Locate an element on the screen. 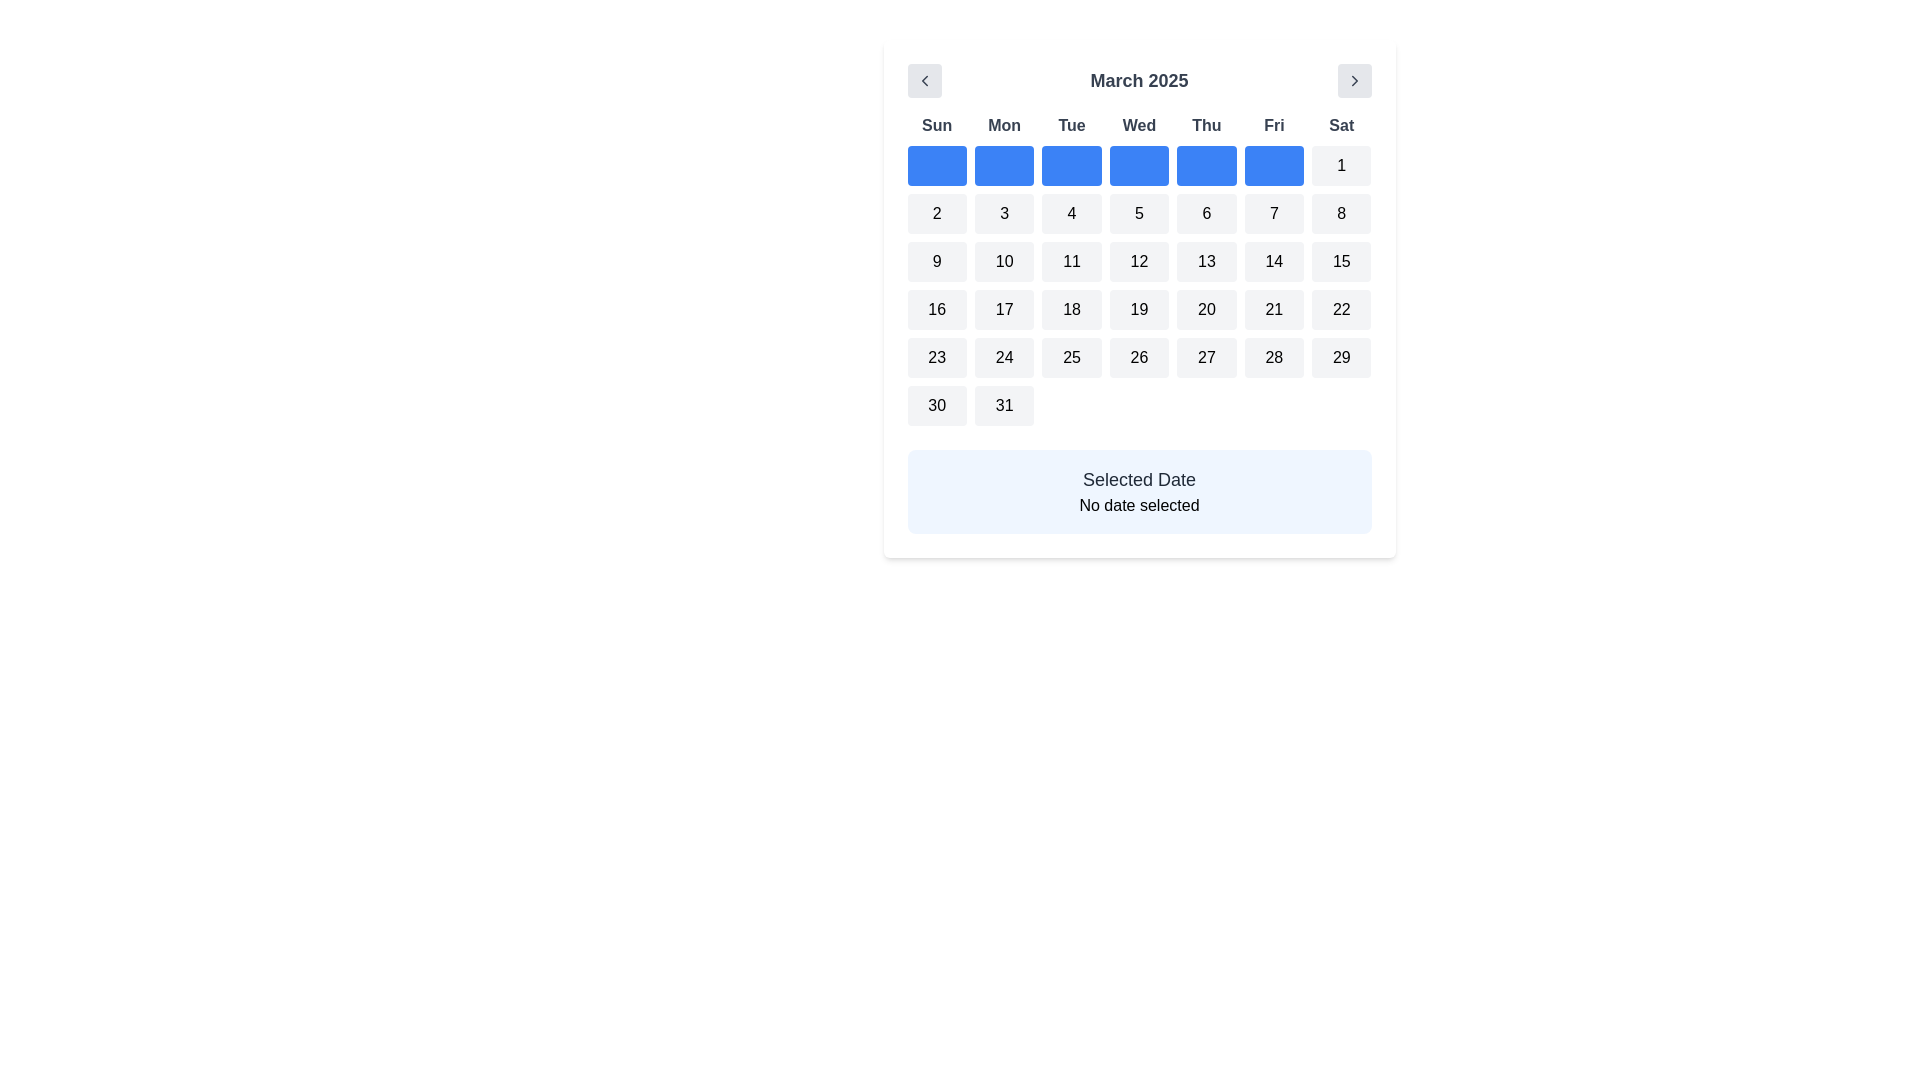 The height and width of the screenshot is (1080, 1920). the button representing the first day in the calendar grid, located under 'Sun' is located at coordinates (935, 164).